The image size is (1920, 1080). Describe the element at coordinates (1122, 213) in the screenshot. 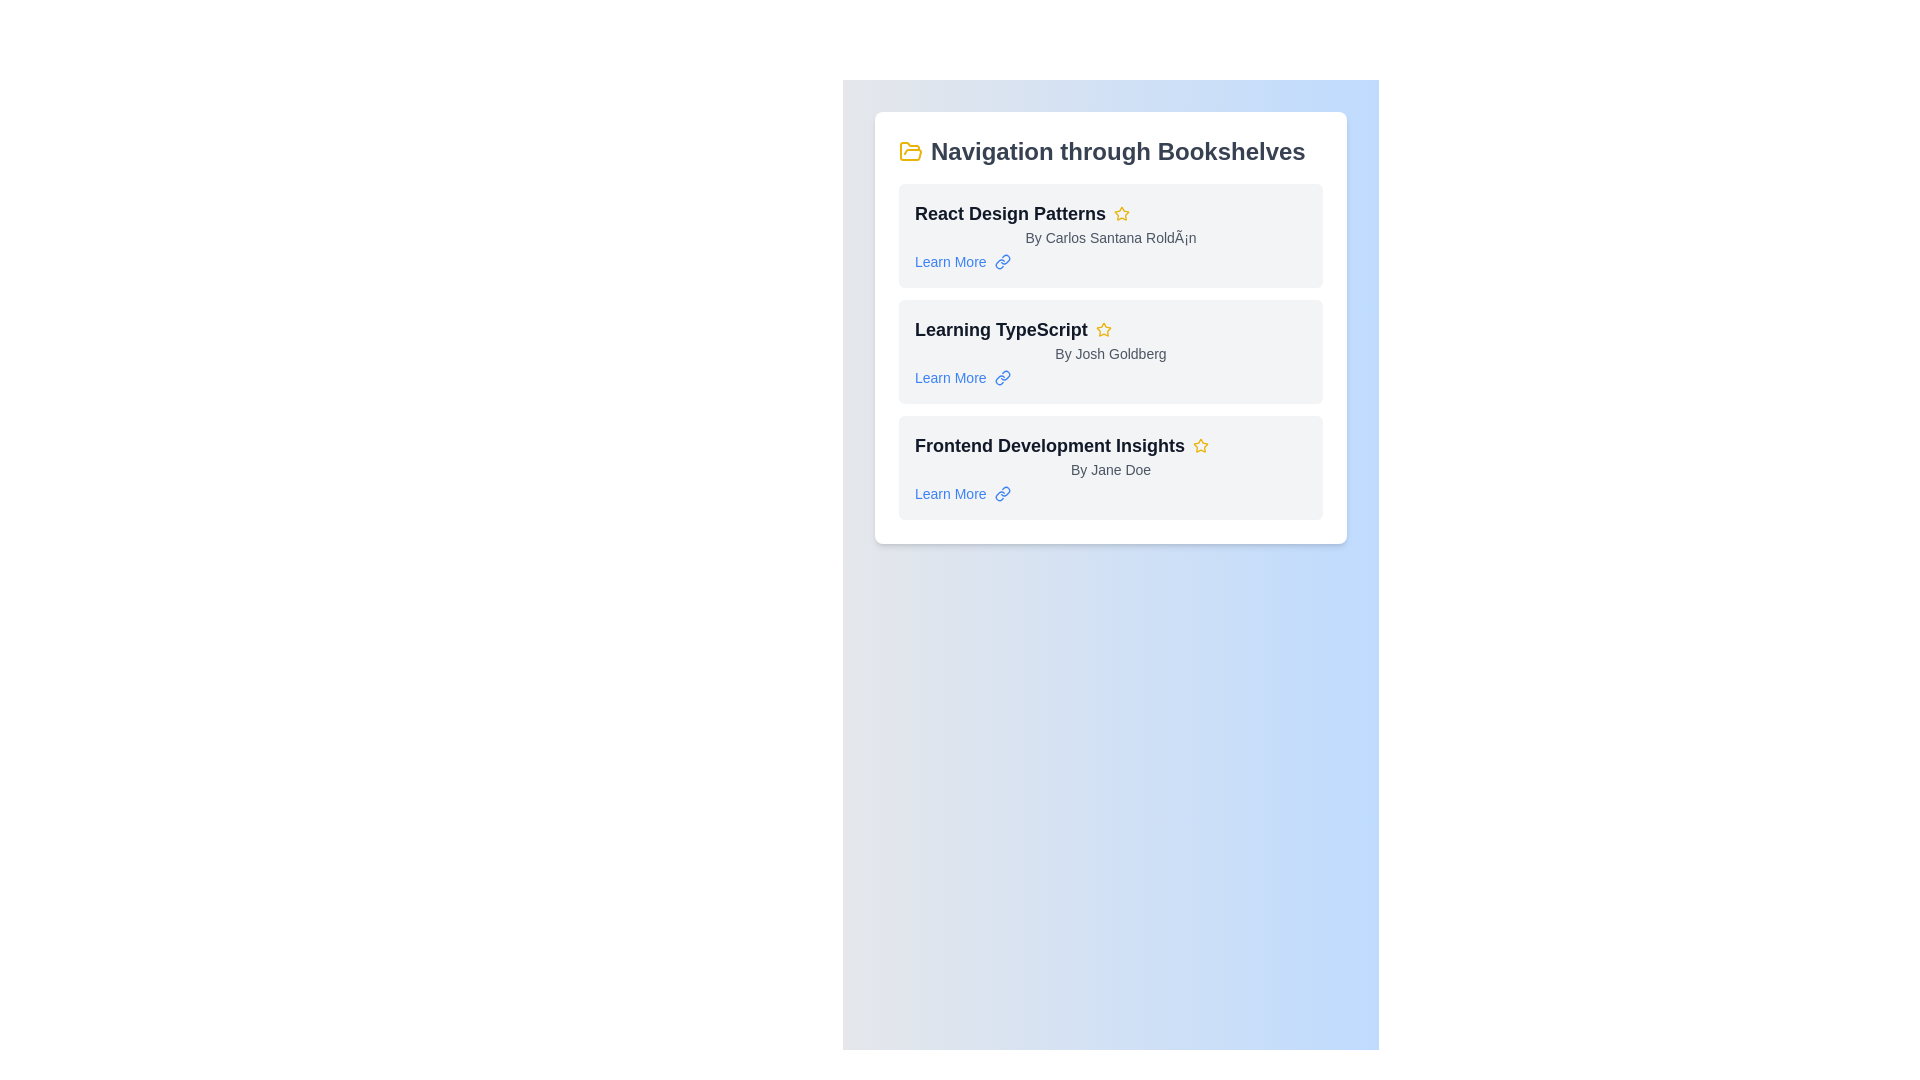

I see `the visual indicator icon representing the rating or highlight marker for the book titled 'React Design Patterns', which is the first item in a vertical list of three book entries` at that location.